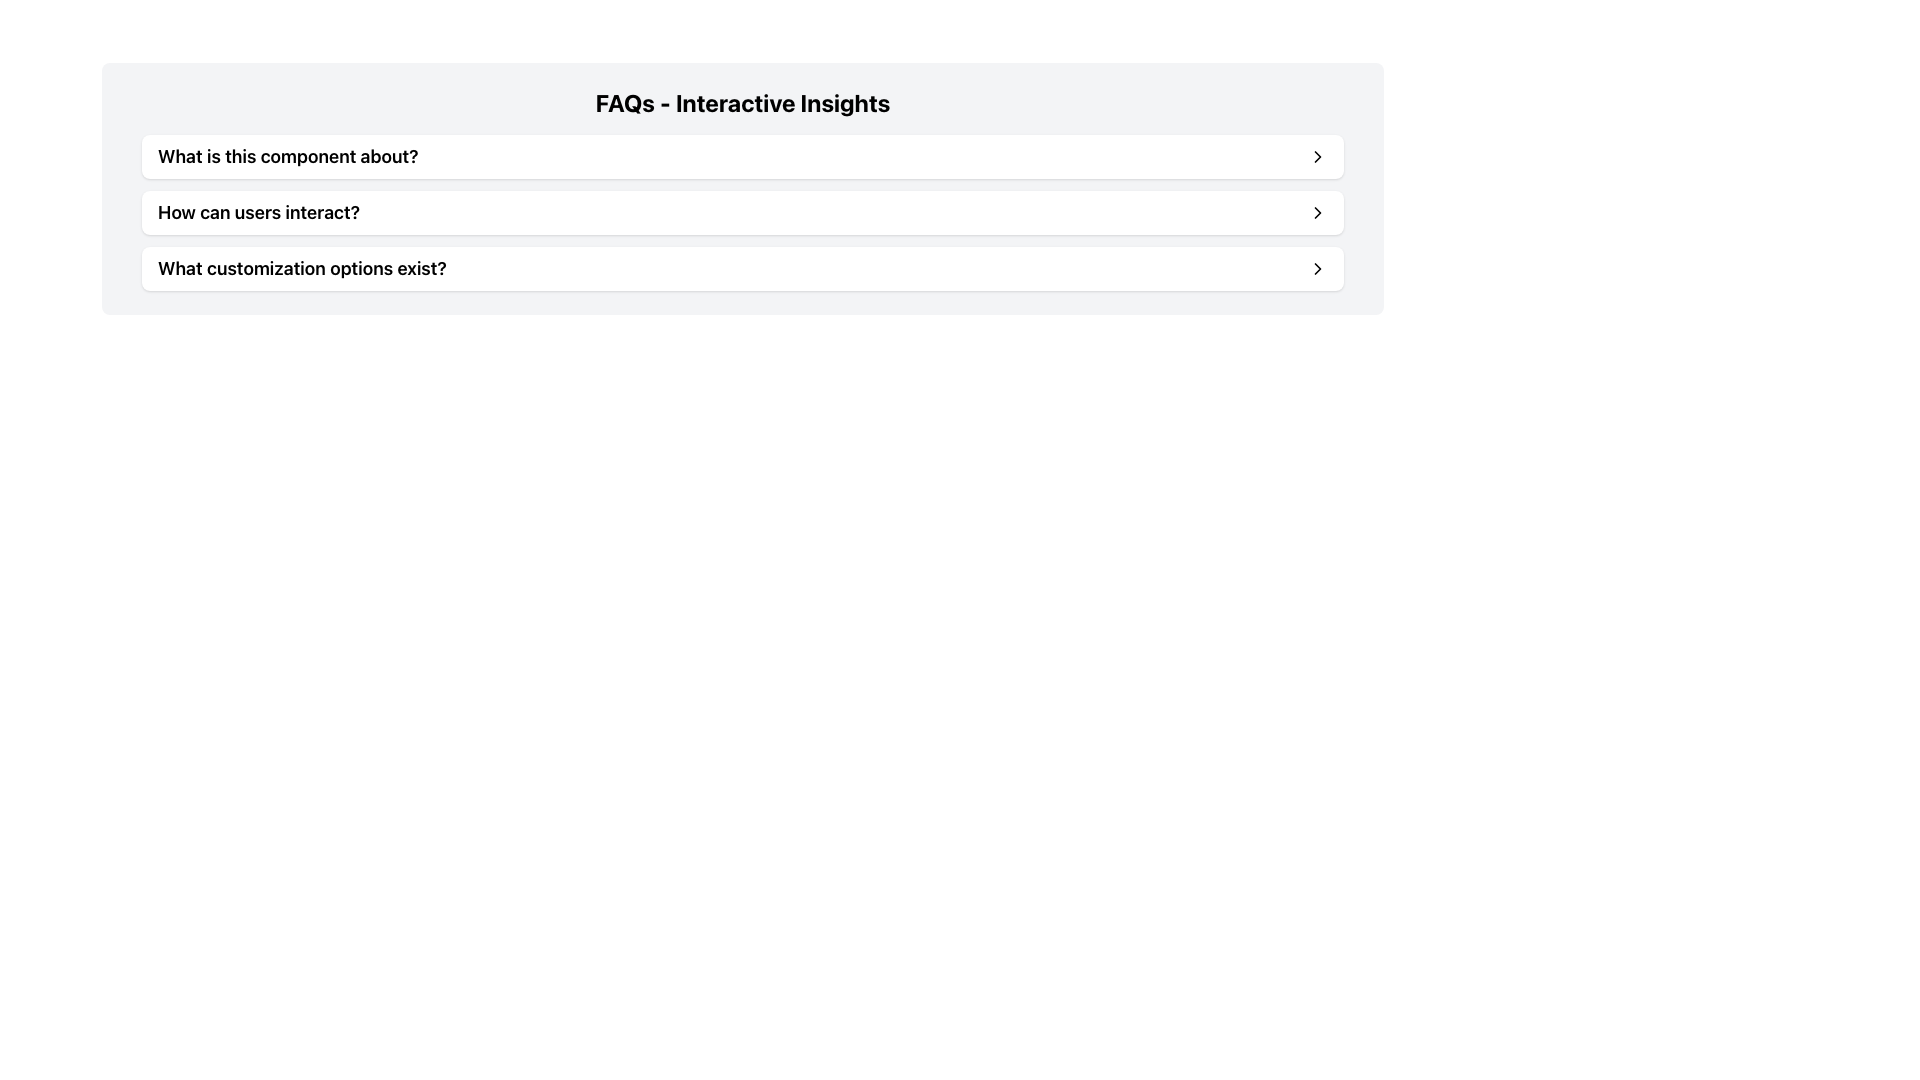 Image resolution: width=1920 pixels, height=1080 pixels. I want to click on the right-pointing chevron icon located on the right side of the button labeled 'What is this component about?' for navigation or interaction, so click(1318, 156).